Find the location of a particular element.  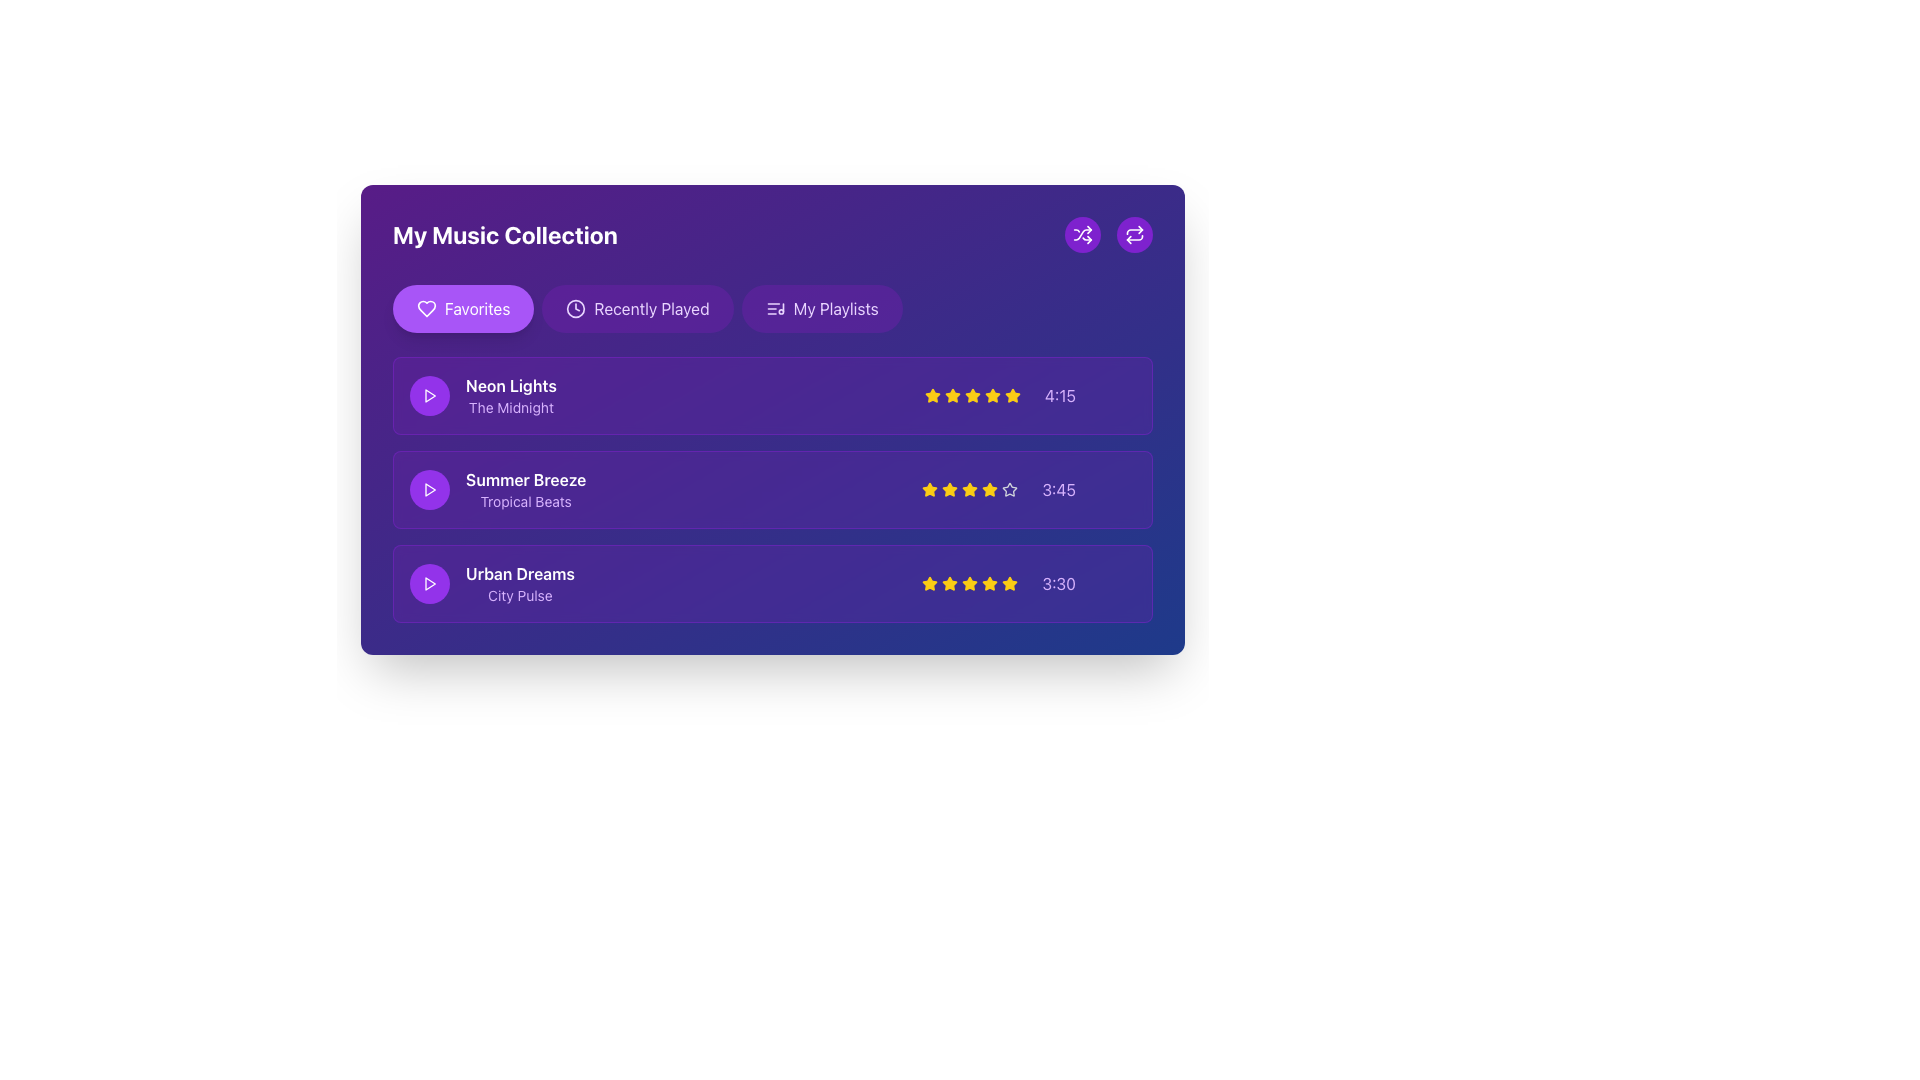

the fifth yellow star icon in the rating system to rate the track 'Summer Breeze' in 'My Music Collection' is located at coordinates (990, 489).